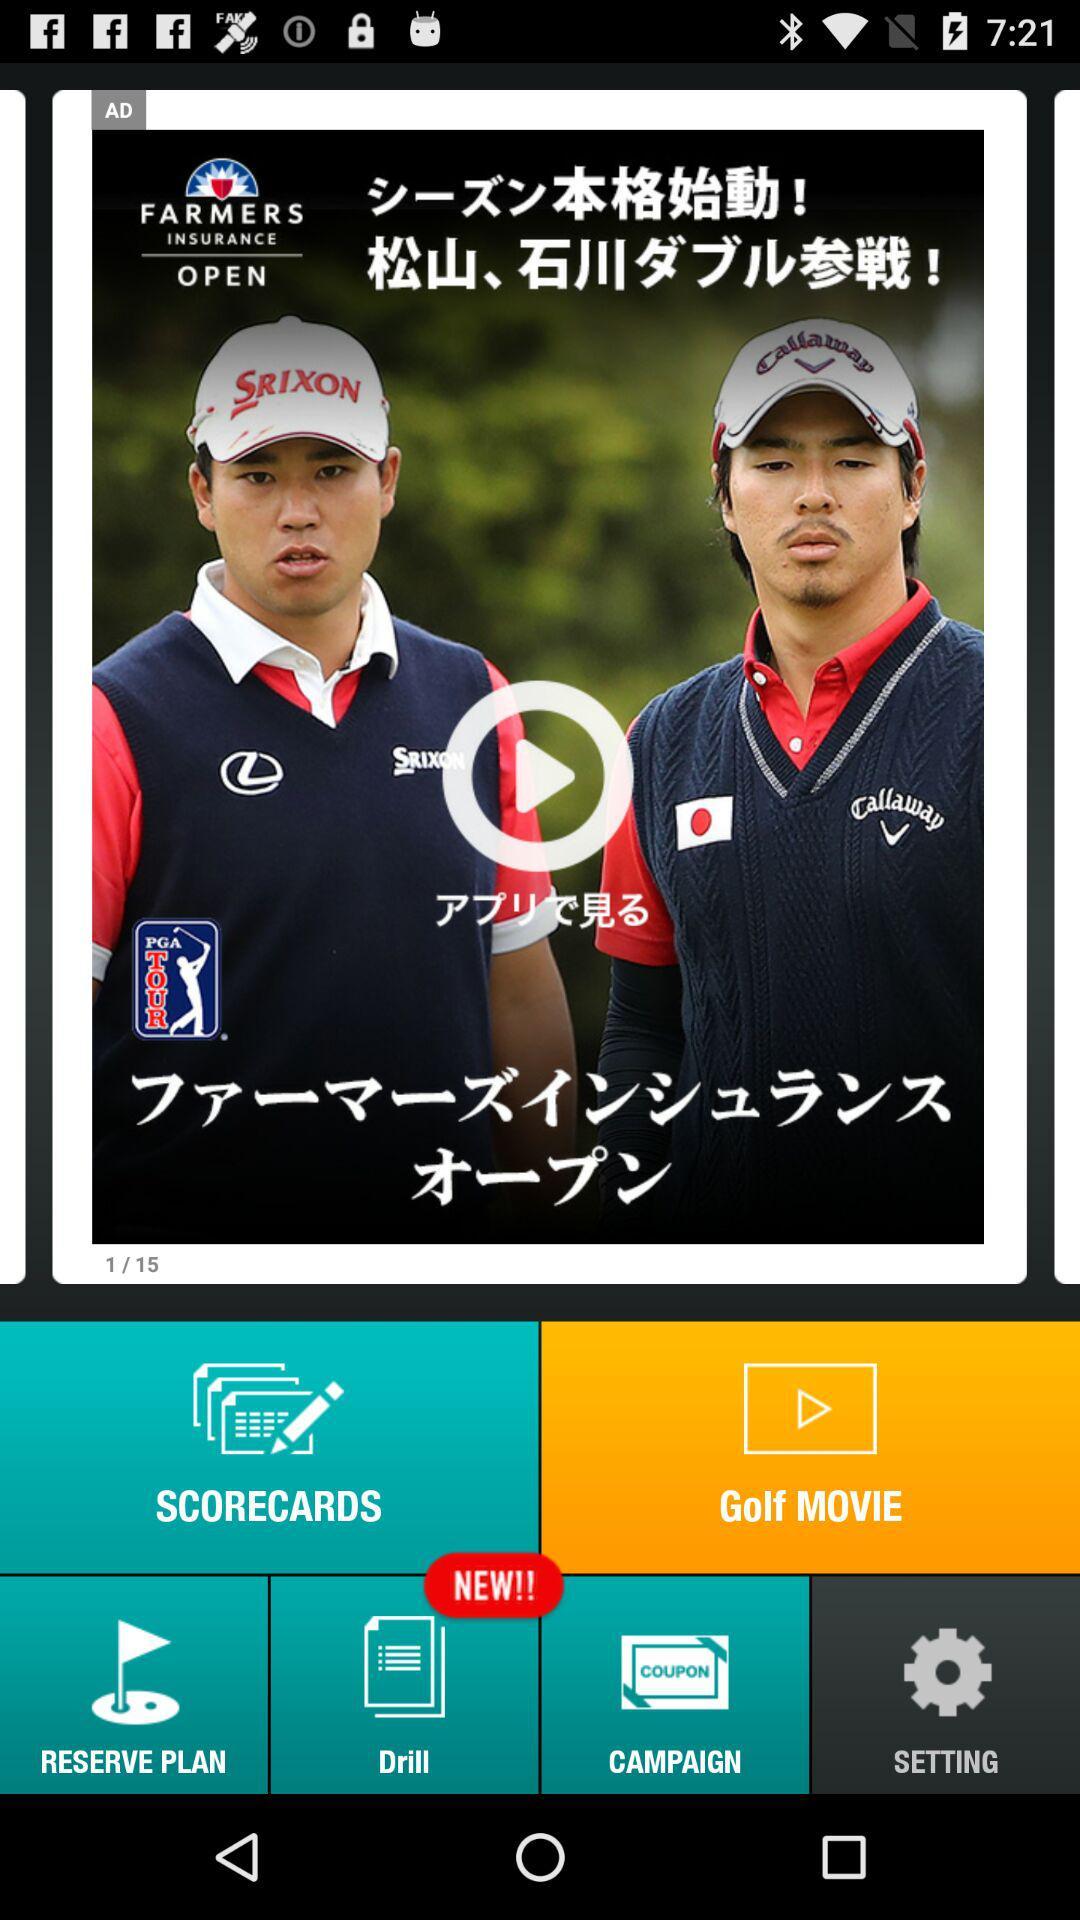  What do you see at coordinates (133, 1684) in the screenshot?
I see `item next to the drill item` at bounding box center [133, 1684].